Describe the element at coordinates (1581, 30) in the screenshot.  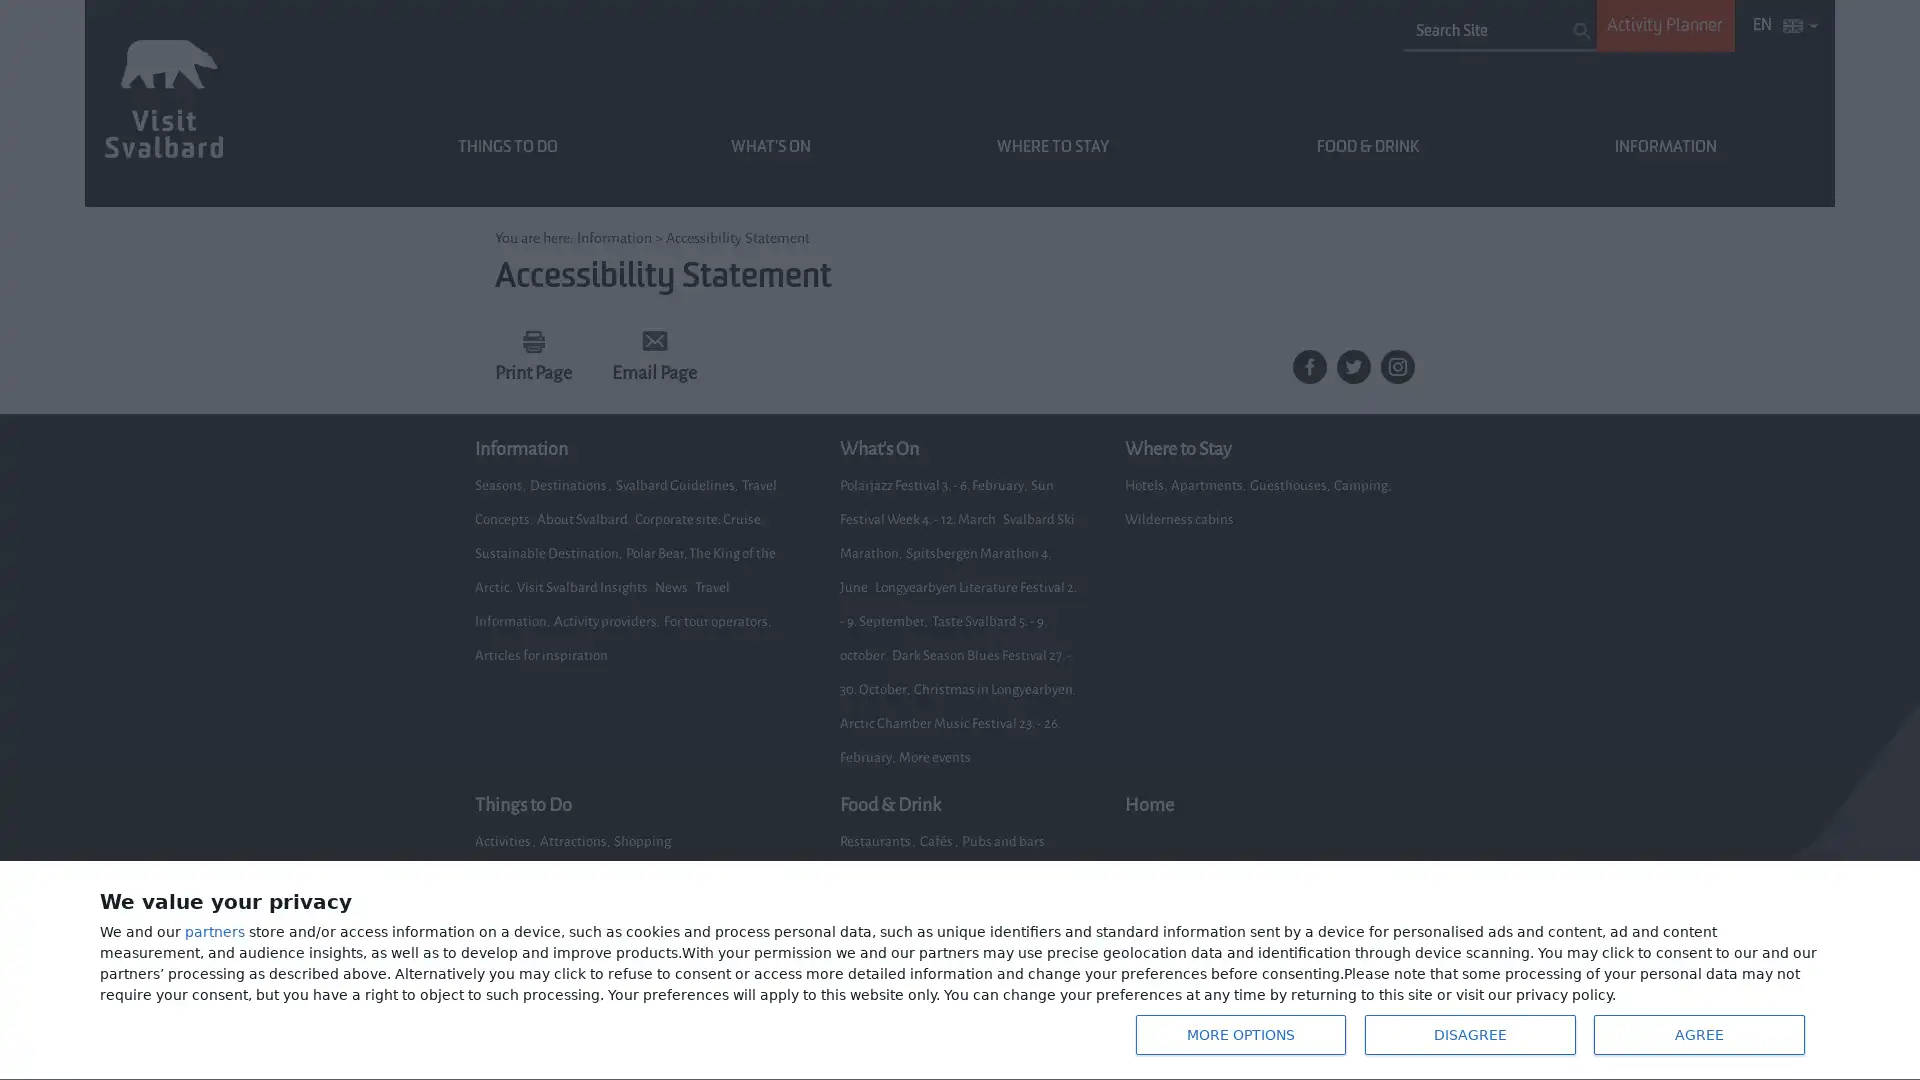
I see `submit` at that location.